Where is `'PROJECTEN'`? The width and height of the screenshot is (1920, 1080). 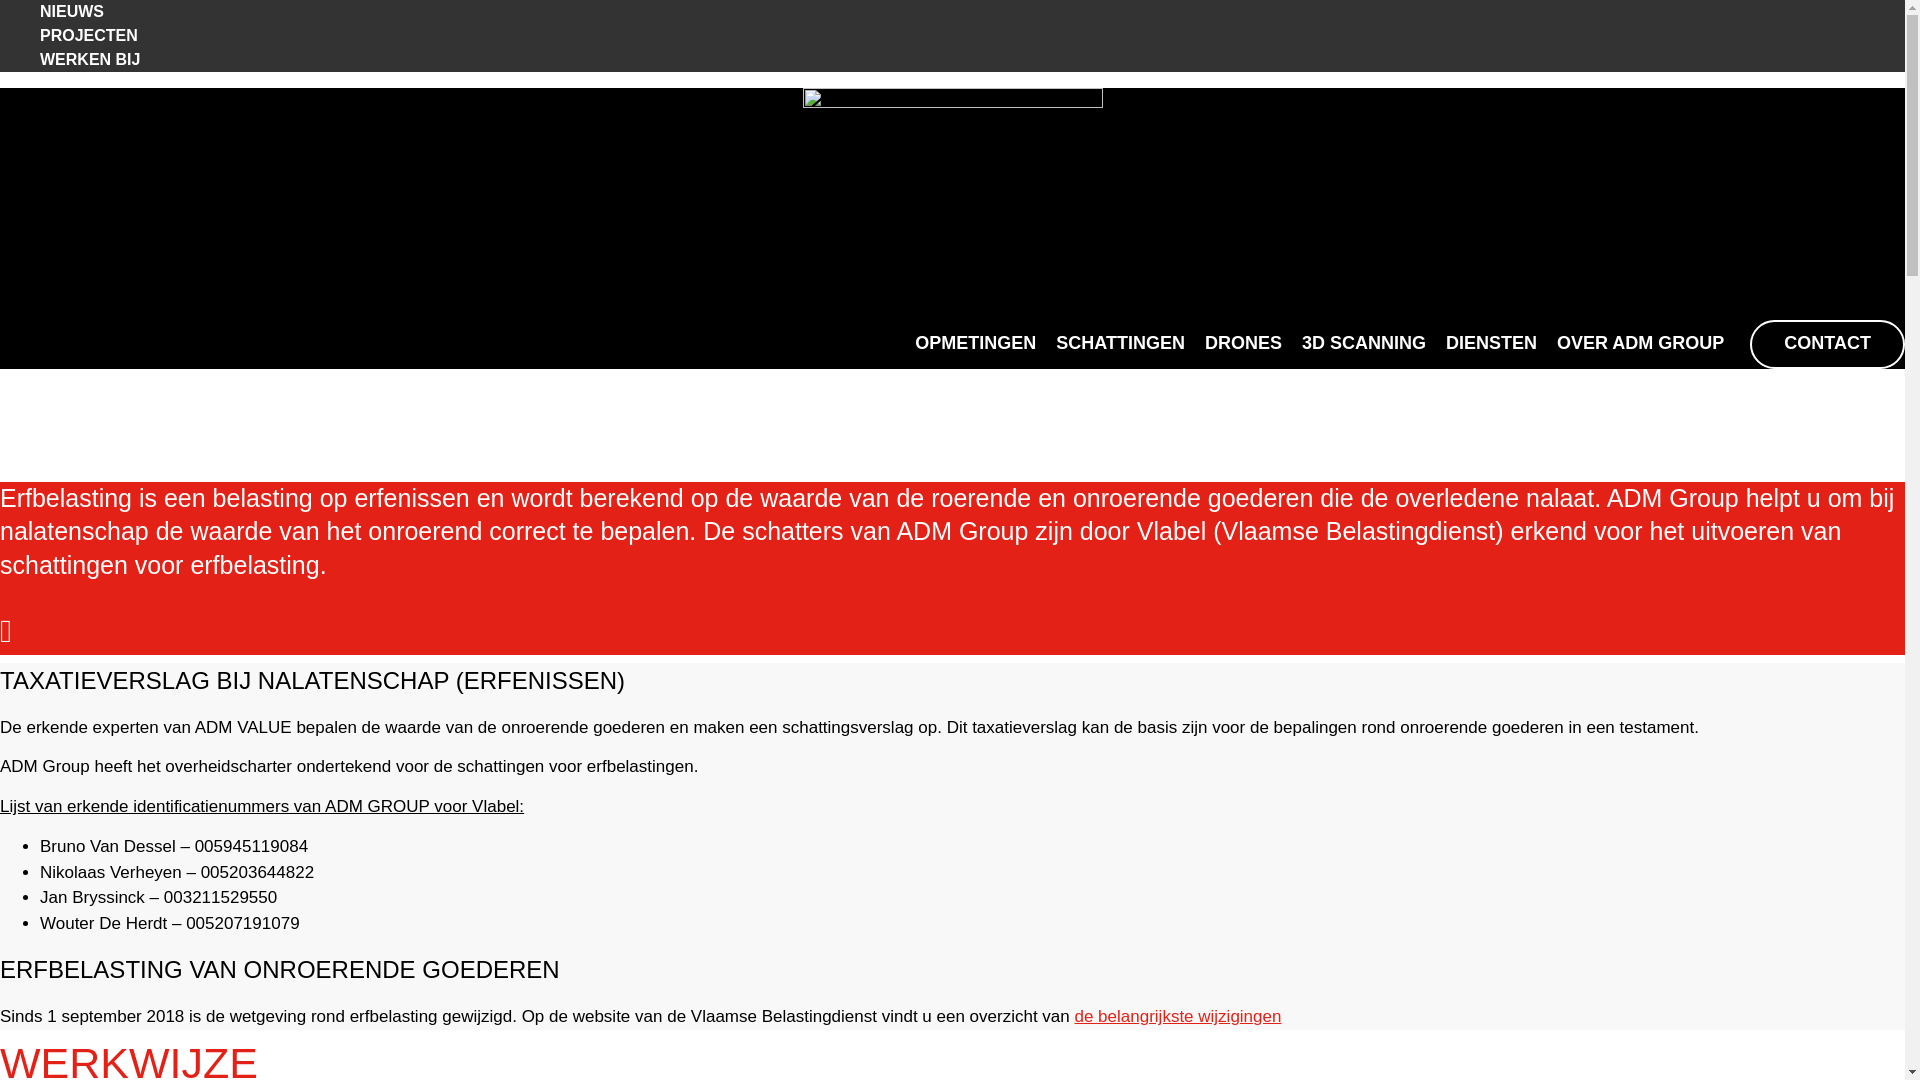 'PROJECTEN' is located at coordinates (88, 35).